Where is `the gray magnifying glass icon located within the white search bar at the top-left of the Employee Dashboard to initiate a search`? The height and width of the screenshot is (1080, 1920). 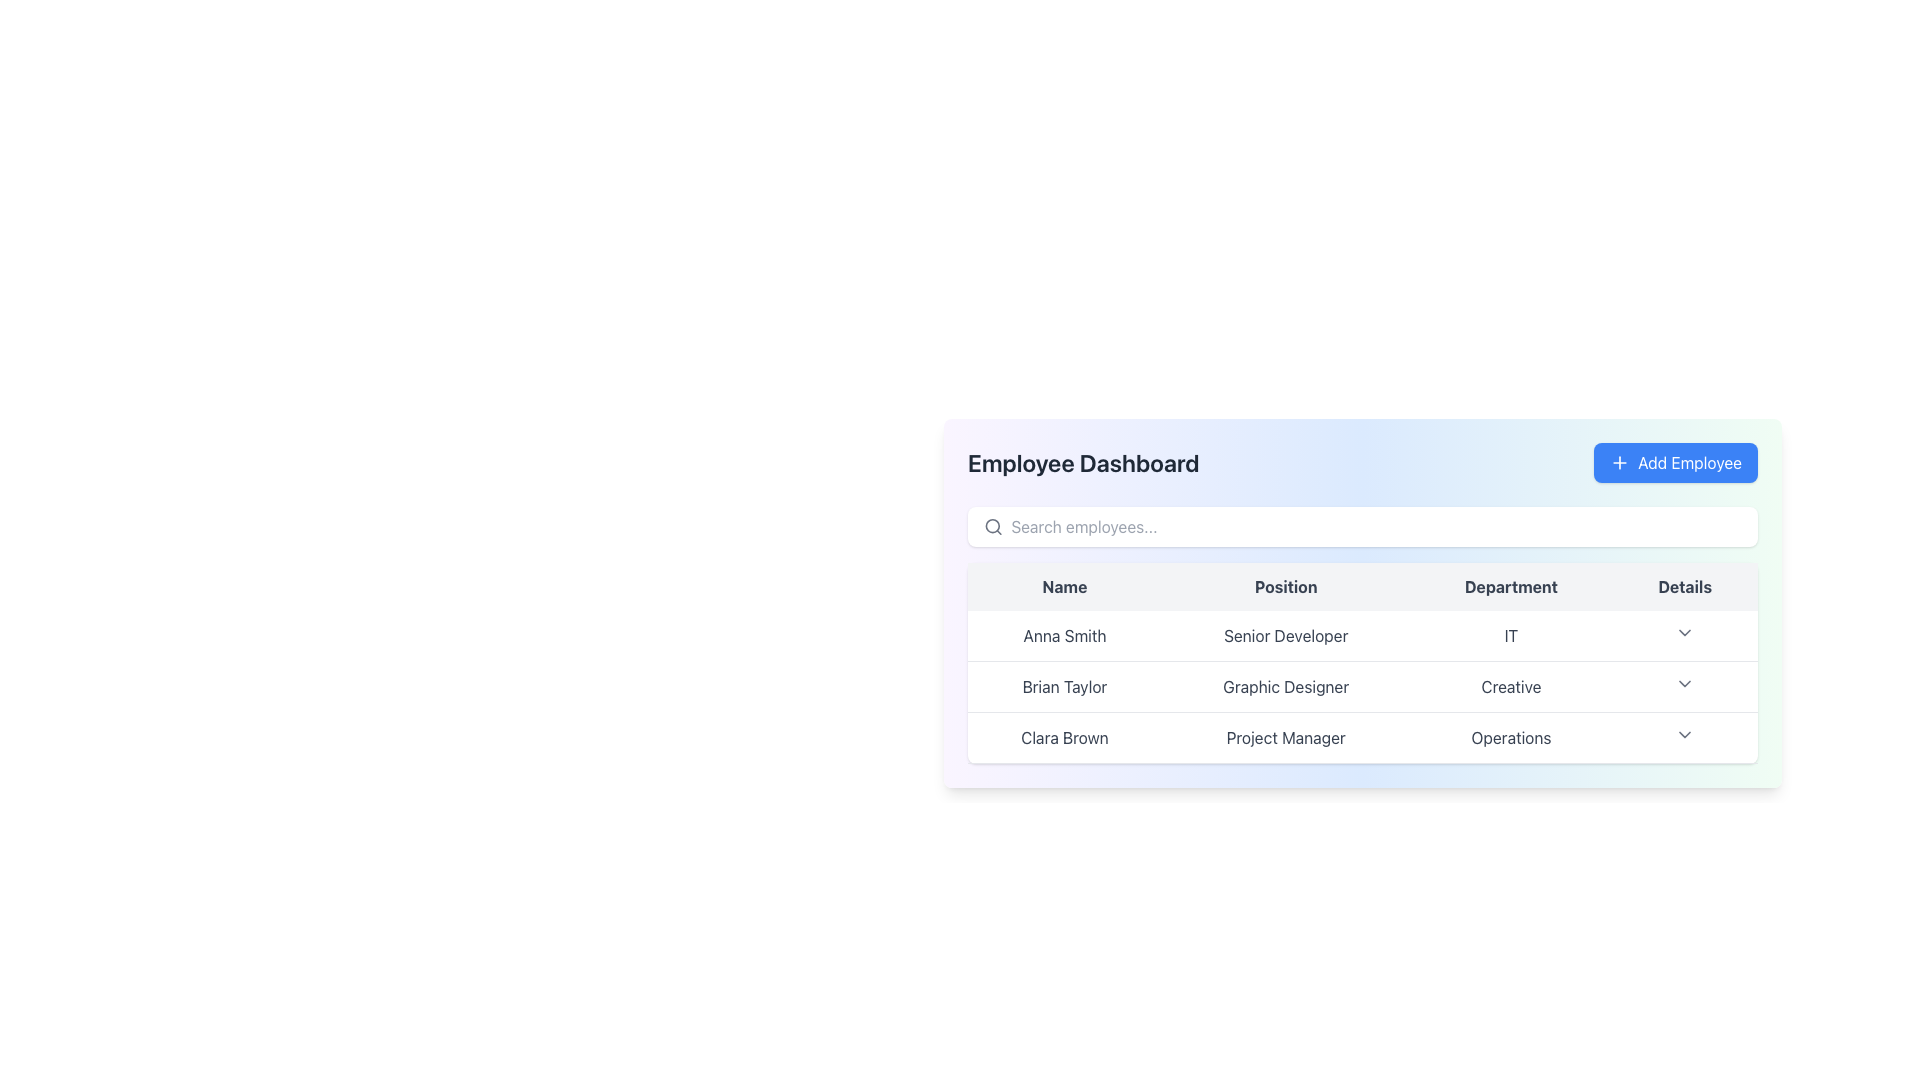 the gray magnifying glass icon located within the white search bar at the top-left of the Employee Dashboard to initiate a search is located at coordinates (993, 526).